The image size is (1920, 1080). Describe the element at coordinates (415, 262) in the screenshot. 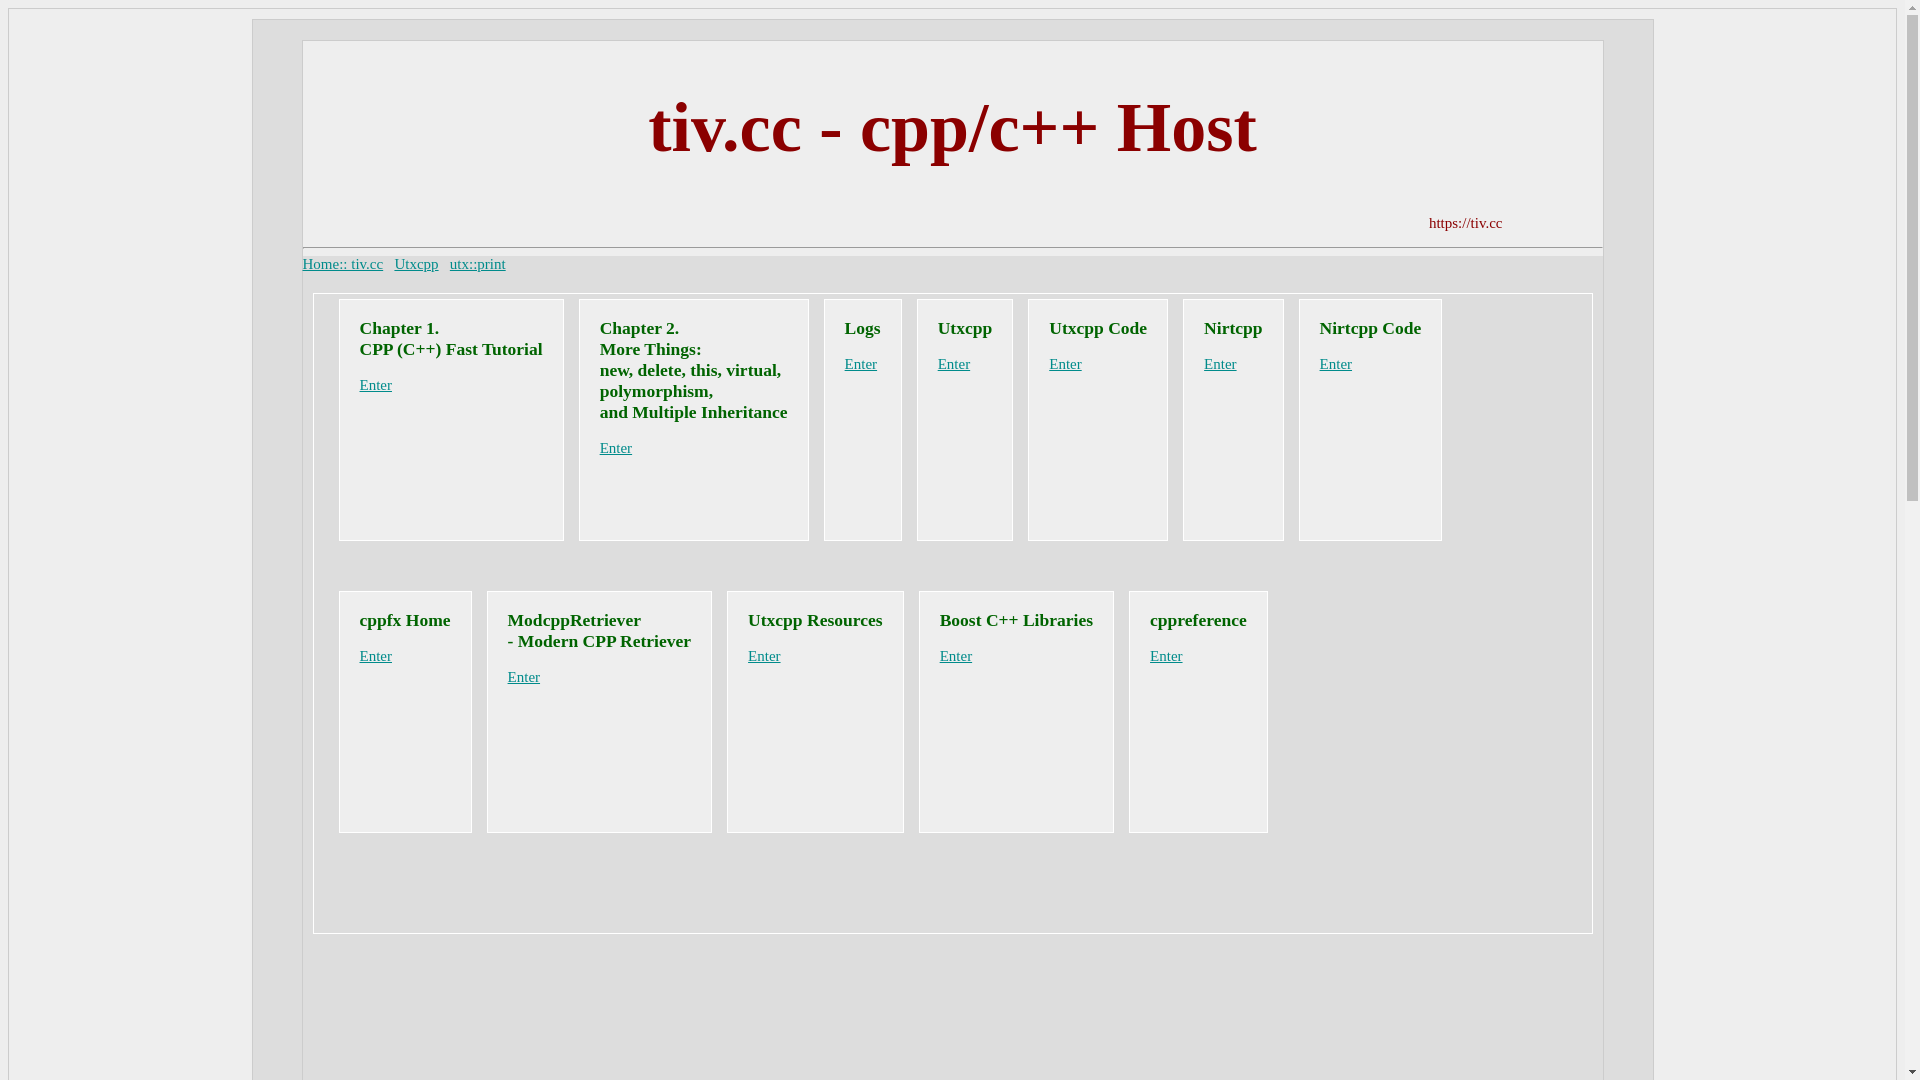

I see `'Utxcpp'` at that location.